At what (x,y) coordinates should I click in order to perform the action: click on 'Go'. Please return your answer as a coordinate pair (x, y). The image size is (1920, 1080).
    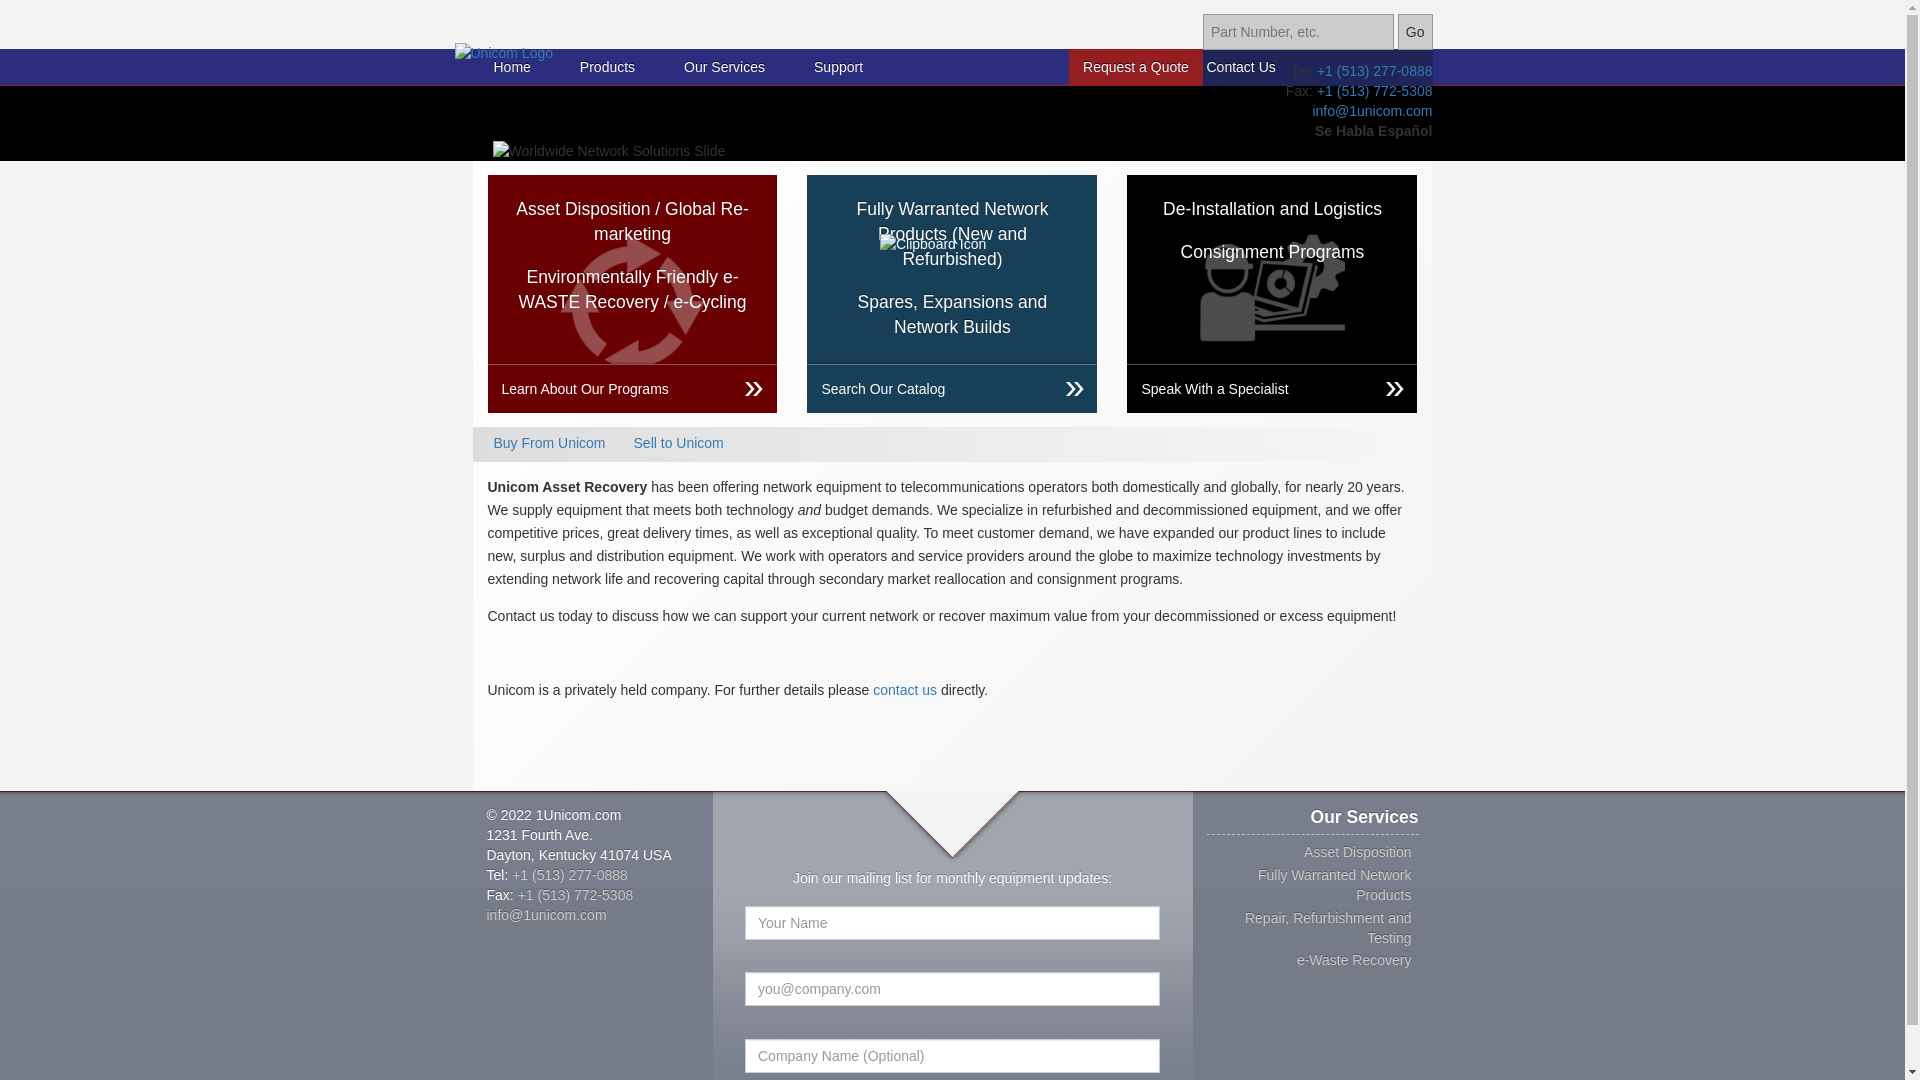
    Looking at the image, I should click on (1414, 31).